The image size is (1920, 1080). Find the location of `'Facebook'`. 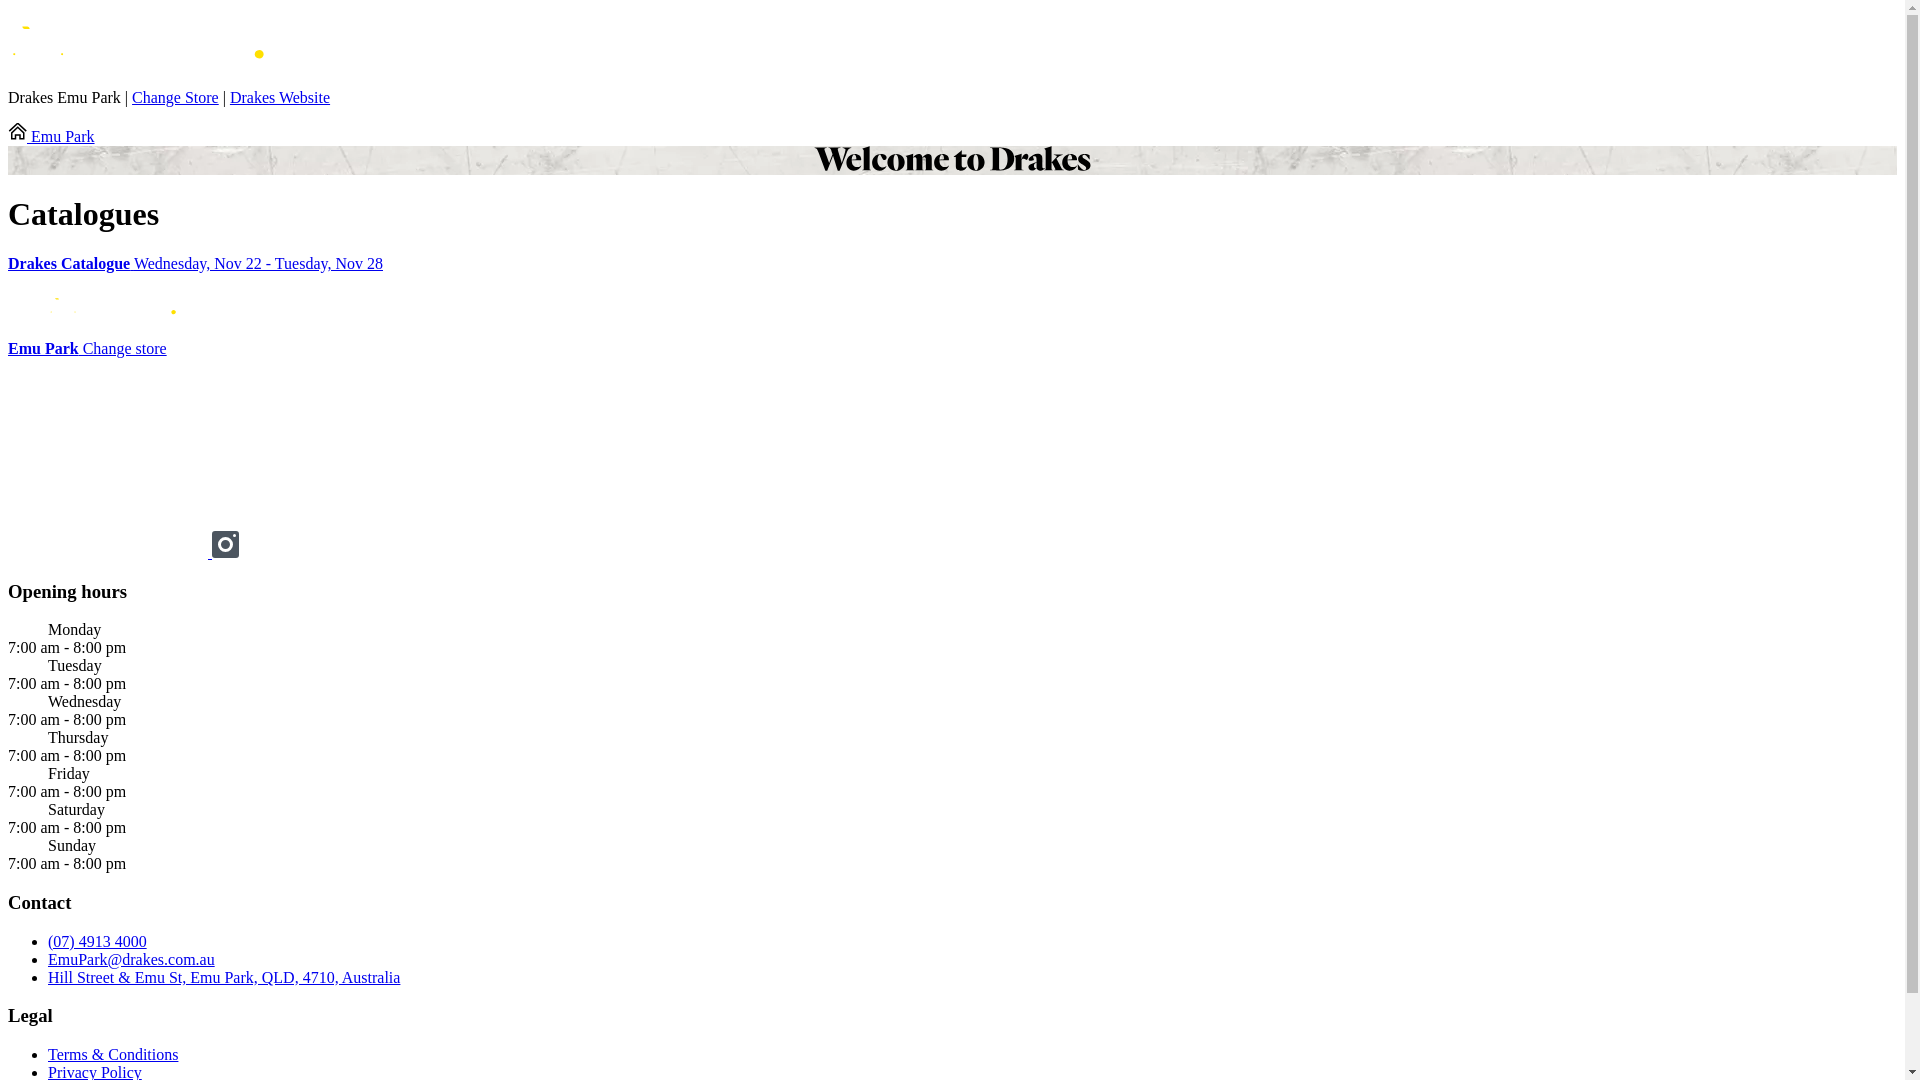

'Facebook' is located at coordinates (8, 552).